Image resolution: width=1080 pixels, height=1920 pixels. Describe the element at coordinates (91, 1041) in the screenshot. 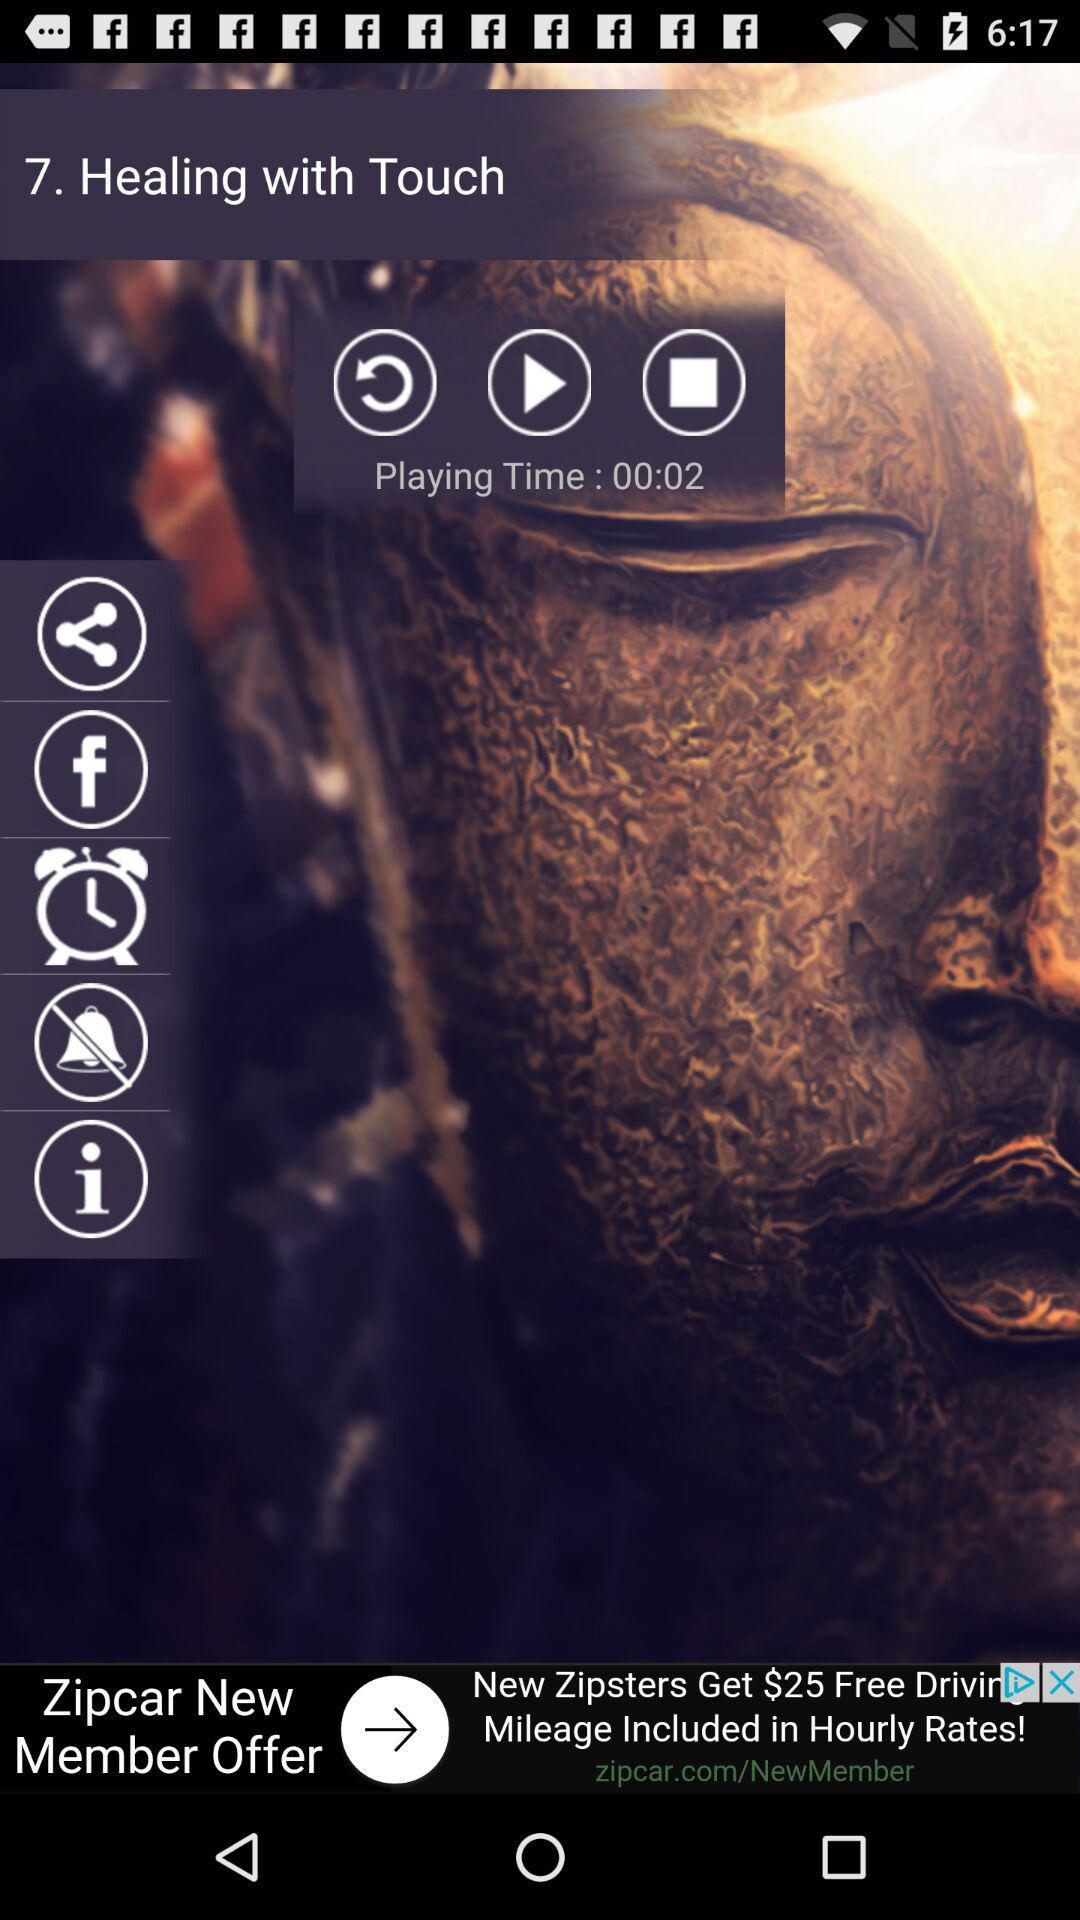

I see `bell igan` at that location.